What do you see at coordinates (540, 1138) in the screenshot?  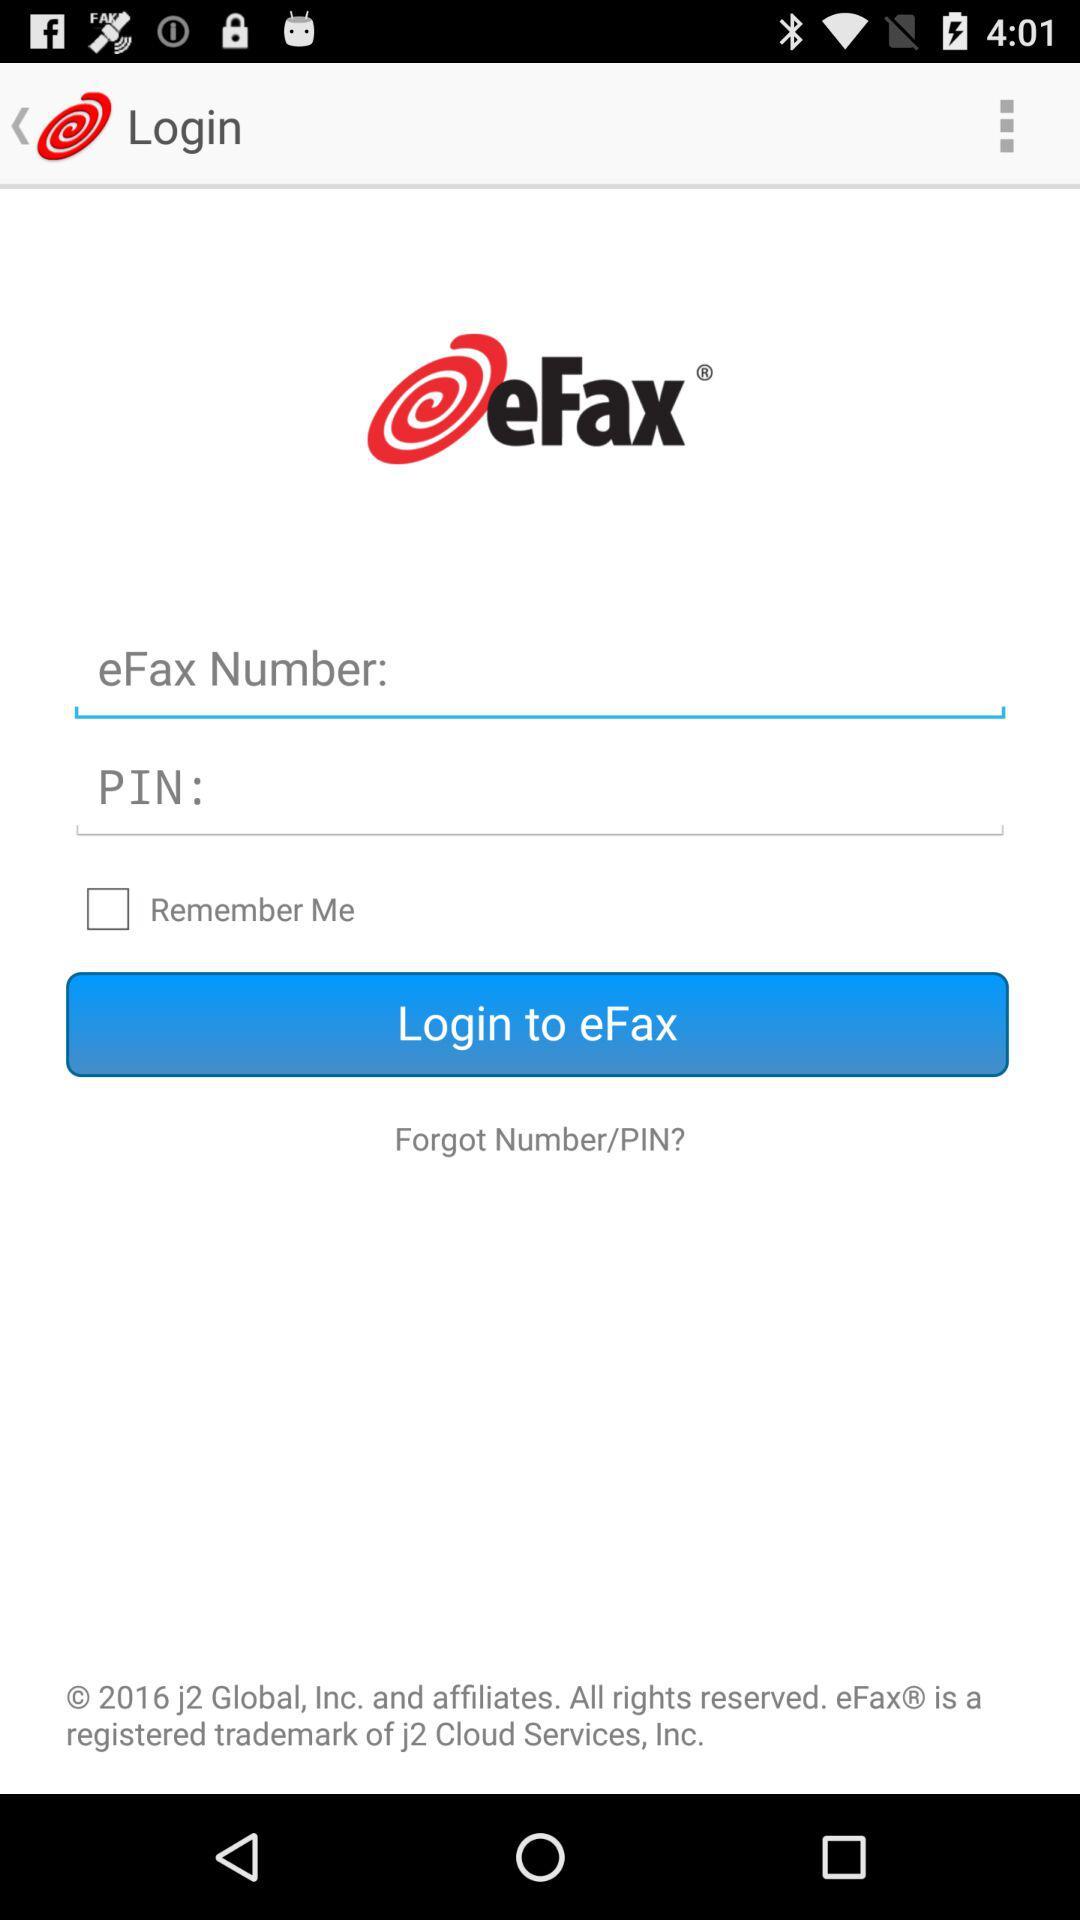 I see `the text below the login to efax` at bounding box center [540, 1138].